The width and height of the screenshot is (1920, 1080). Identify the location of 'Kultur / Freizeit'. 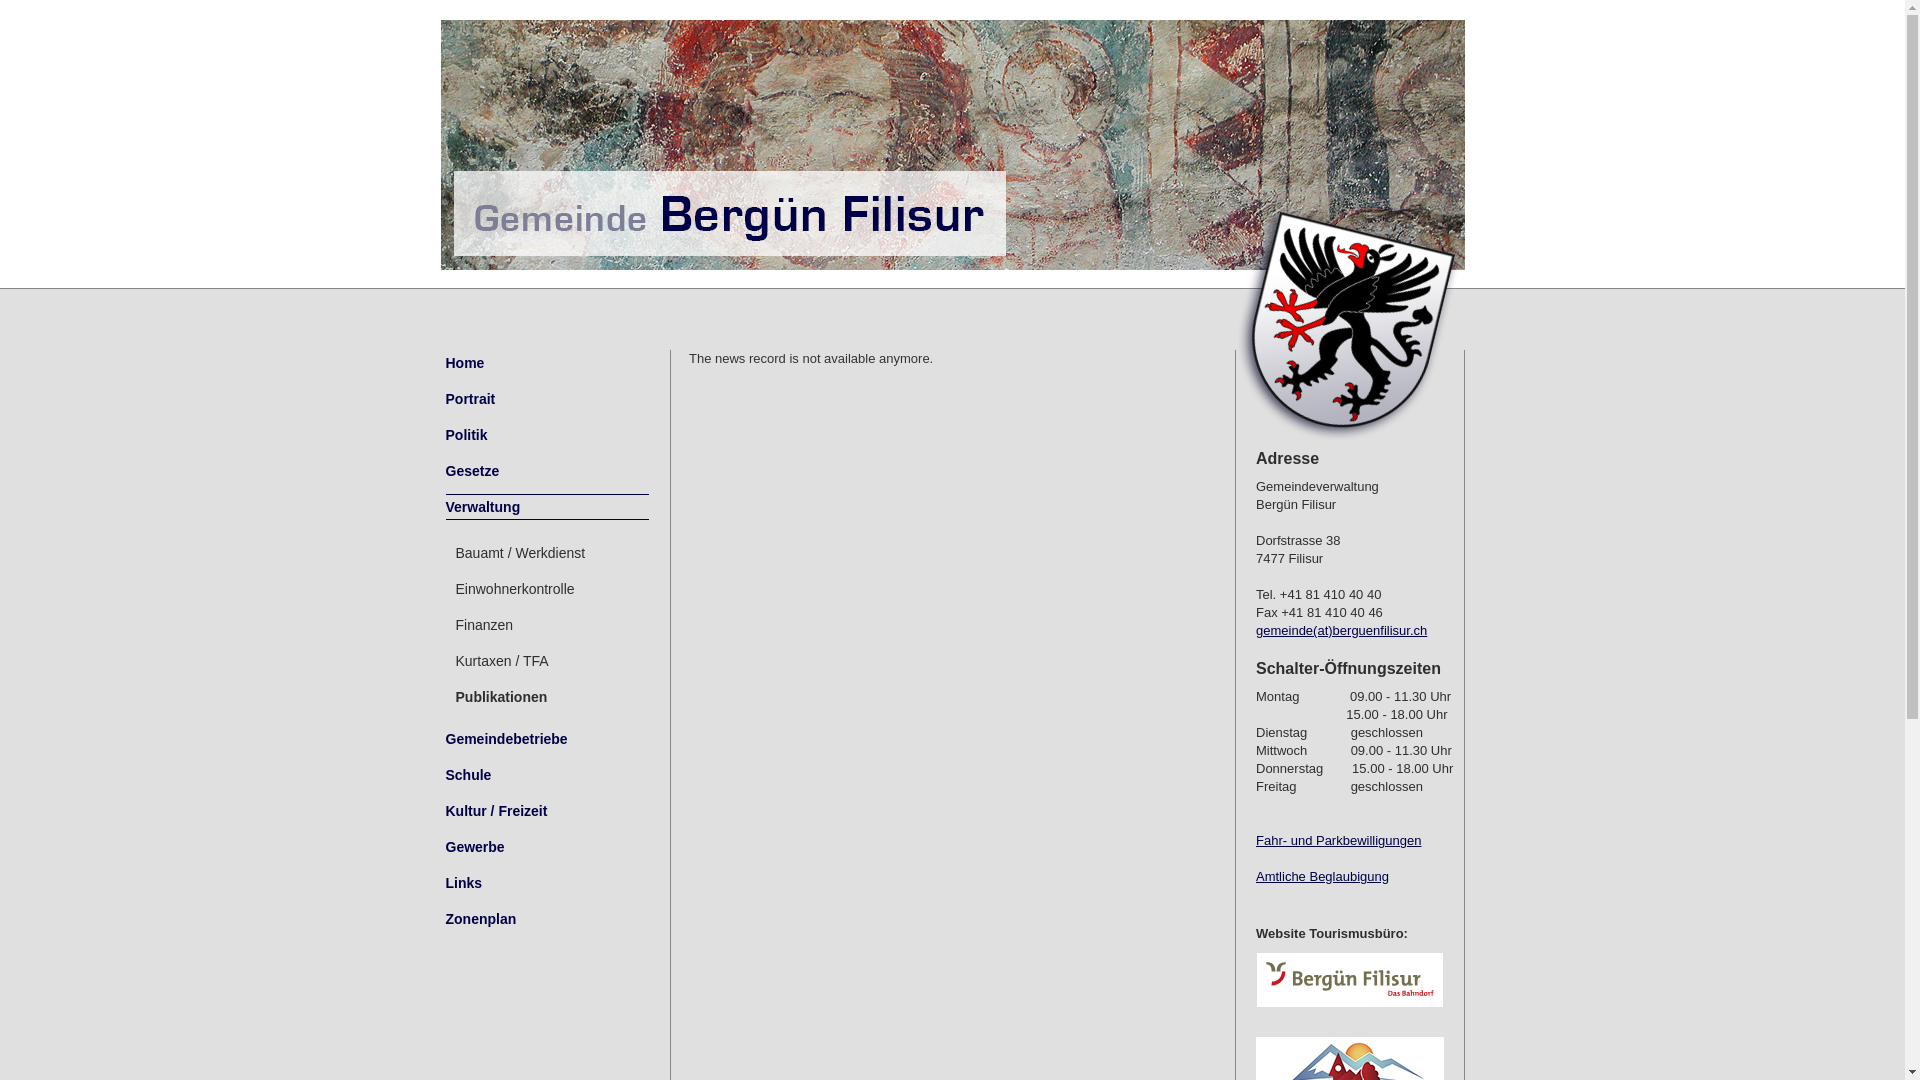
(547, 810).